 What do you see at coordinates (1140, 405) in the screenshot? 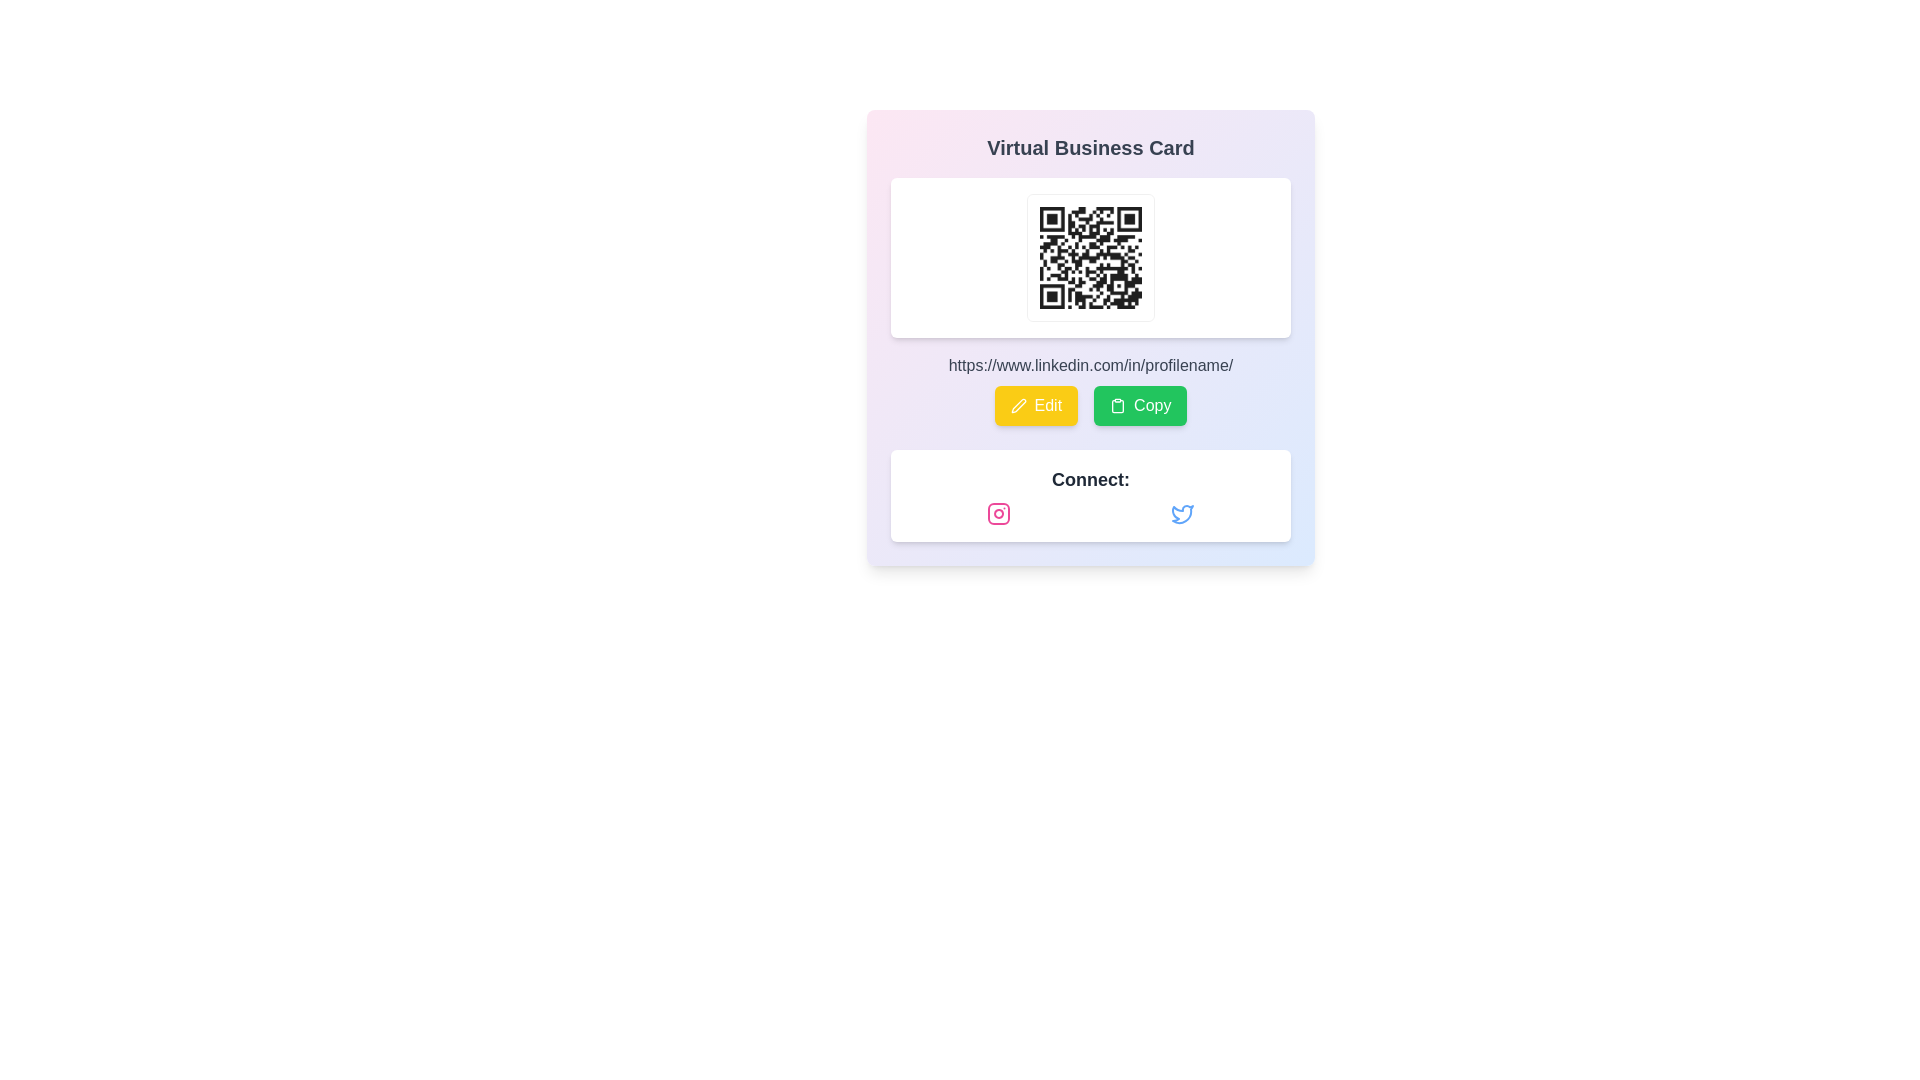
I see `the second button in the horizontal group that provides a 'Copy' functionality, located to the right of the yellow 'Edit' button, to change its color` at bounding box center [1140, 405].